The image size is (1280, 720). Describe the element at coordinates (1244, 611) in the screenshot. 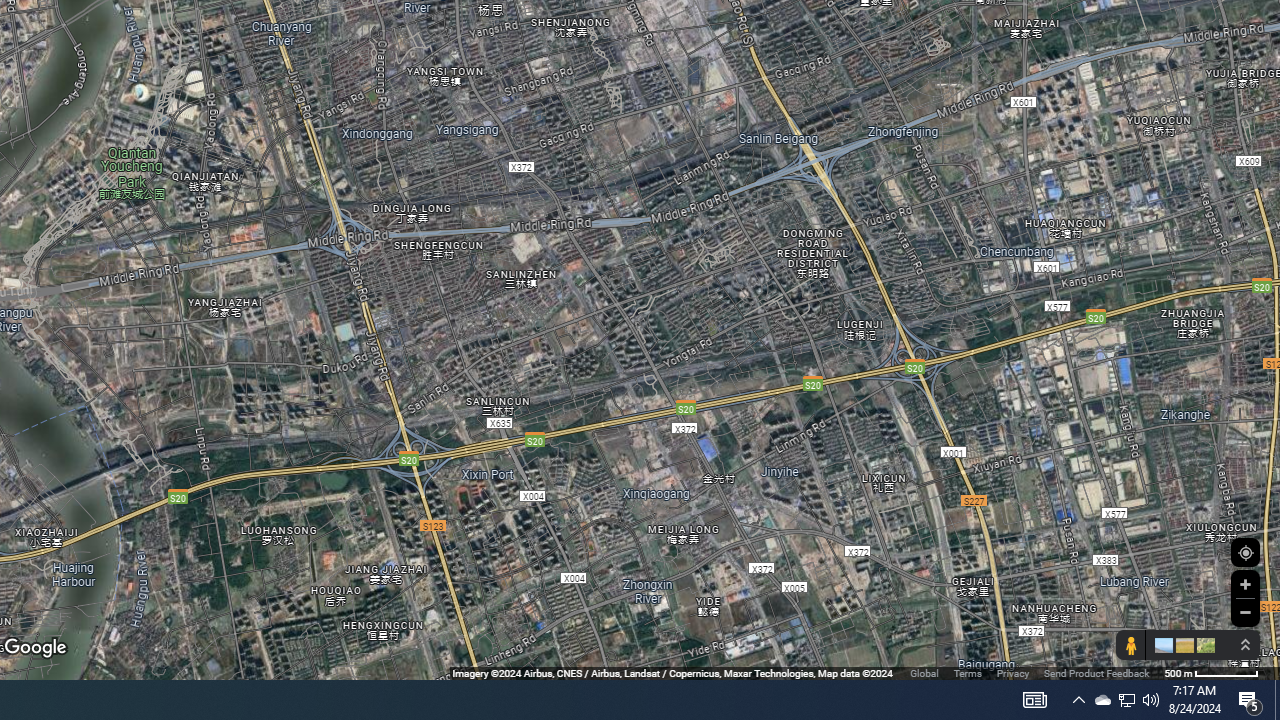

I see `'Zoom out'` at that location.